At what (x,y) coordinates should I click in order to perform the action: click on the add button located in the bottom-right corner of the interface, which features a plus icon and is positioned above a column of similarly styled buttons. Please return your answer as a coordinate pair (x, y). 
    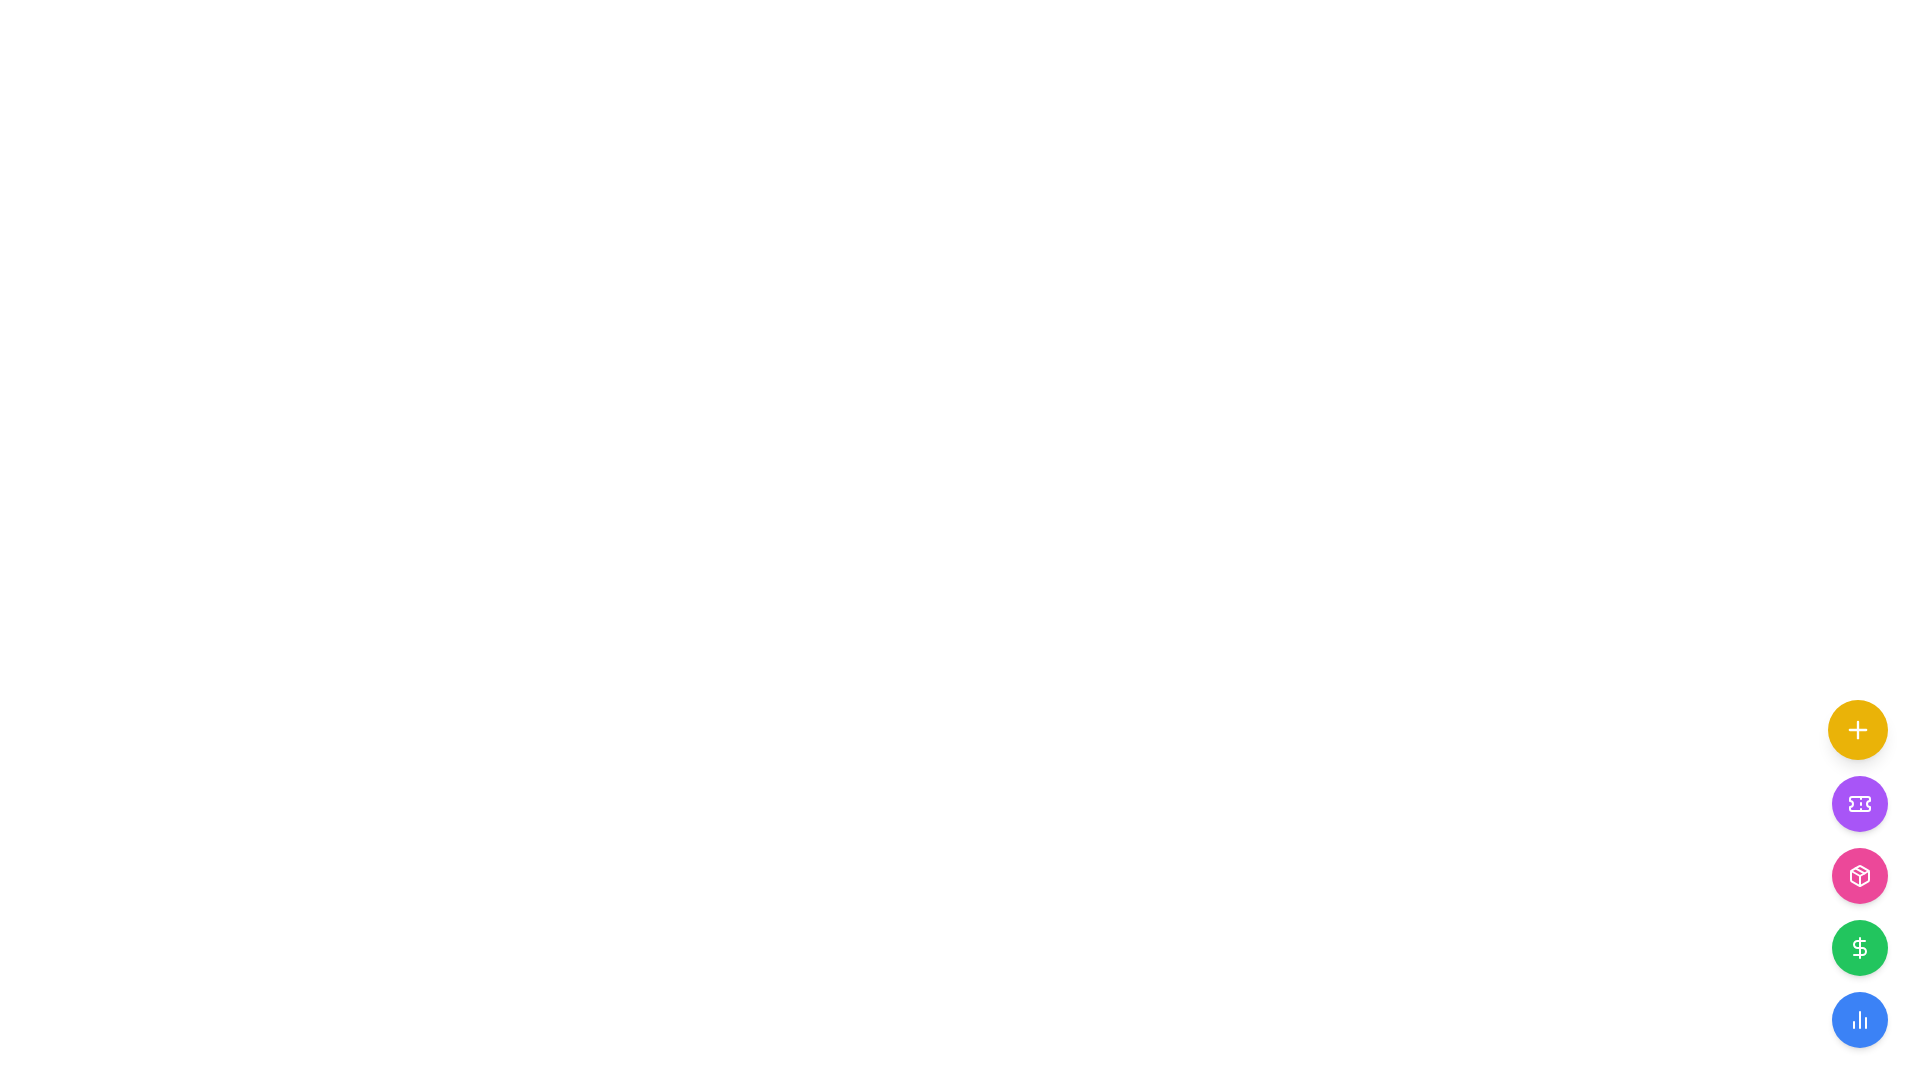
    Looking at the image, I should click on (1856, 729).